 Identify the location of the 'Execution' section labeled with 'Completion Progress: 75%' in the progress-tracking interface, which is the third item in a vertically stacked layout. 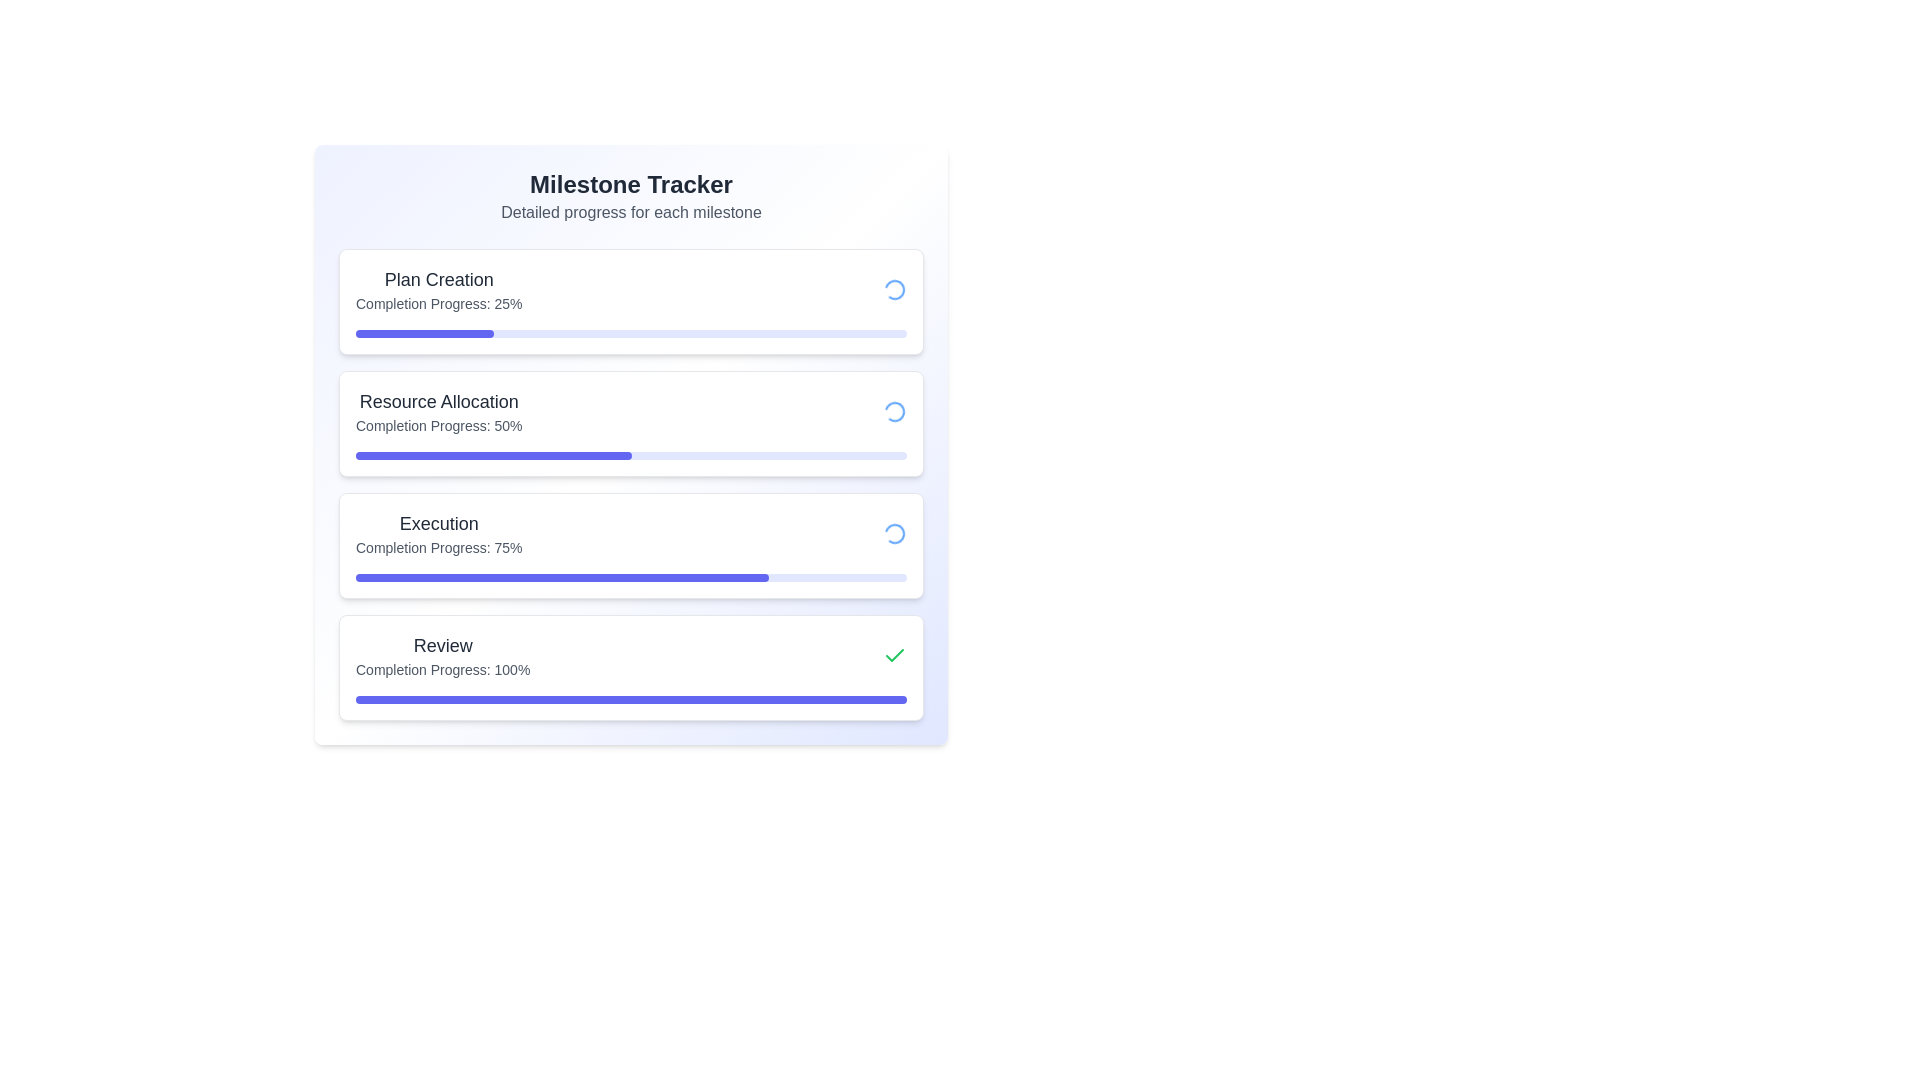
(630, 532).